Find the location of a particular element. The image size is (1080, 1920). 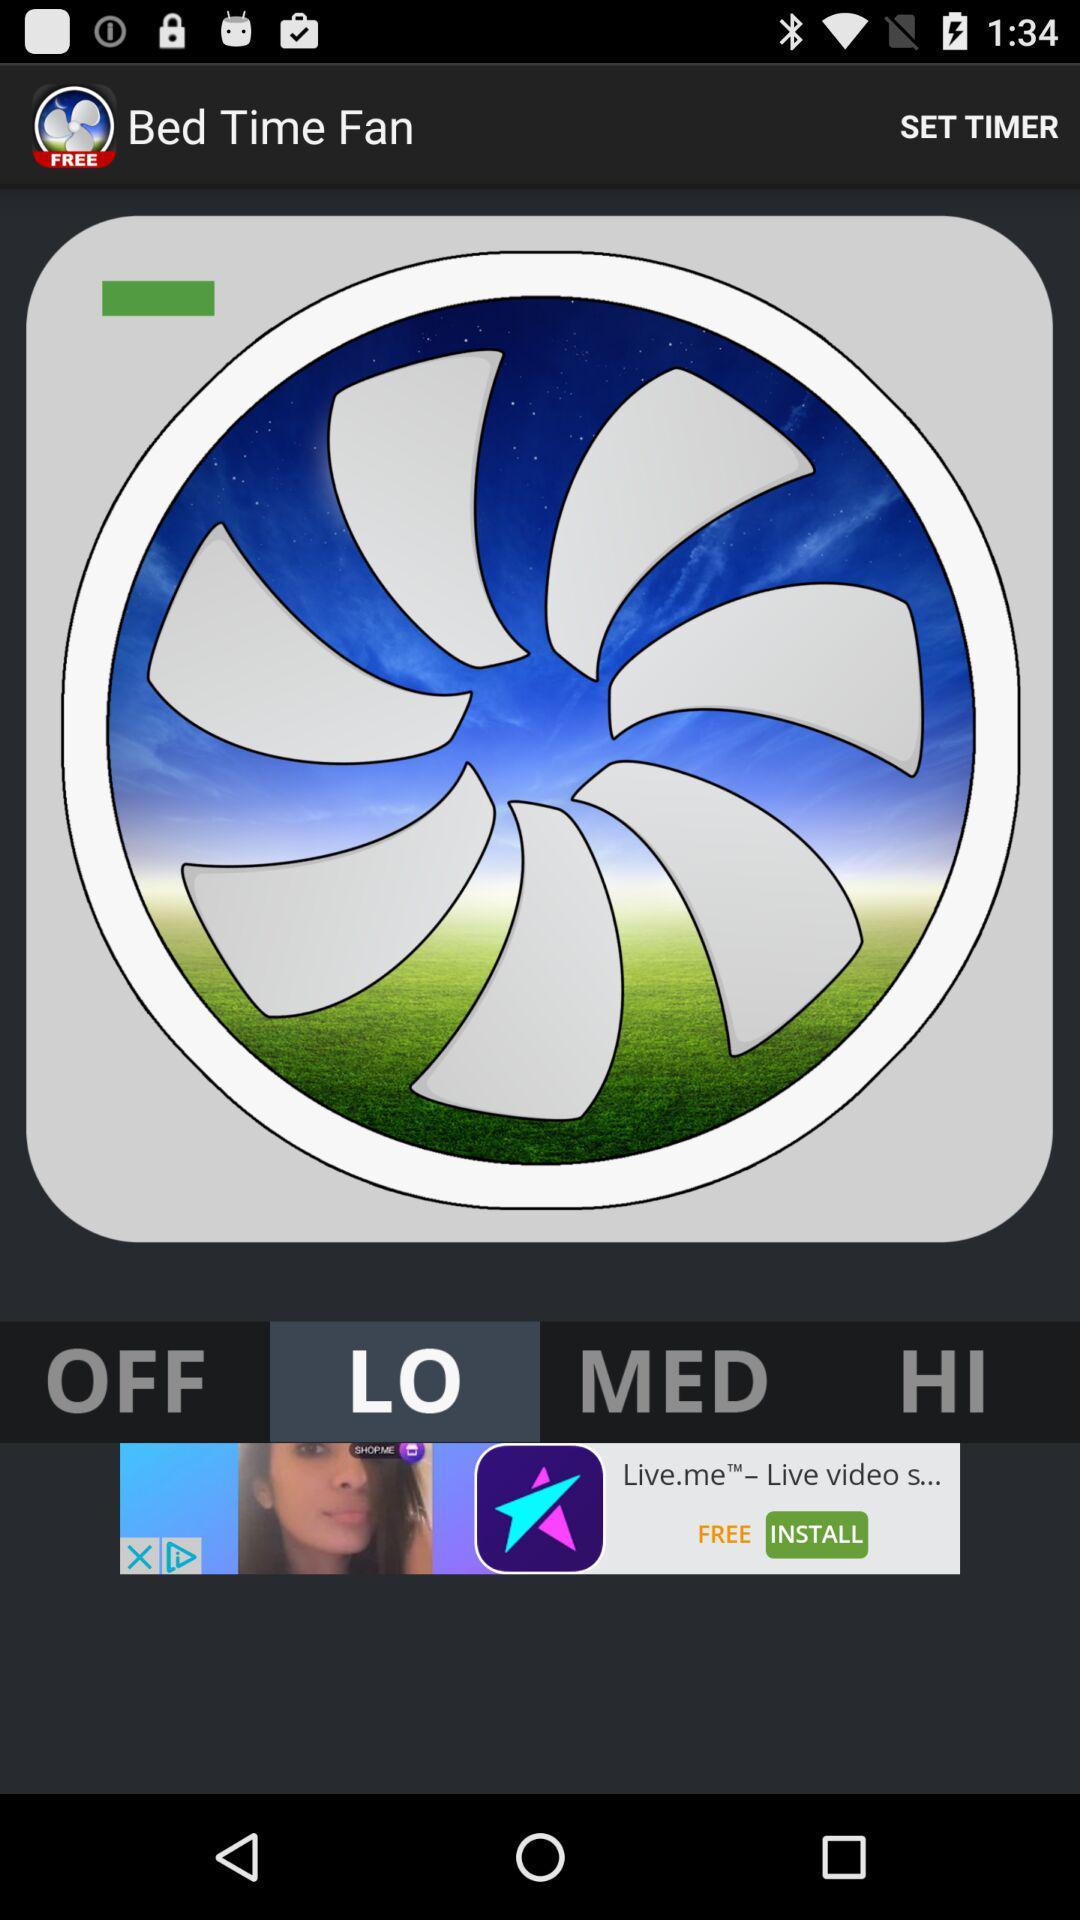

the sliders icon is located at coordinates (945, 1479).